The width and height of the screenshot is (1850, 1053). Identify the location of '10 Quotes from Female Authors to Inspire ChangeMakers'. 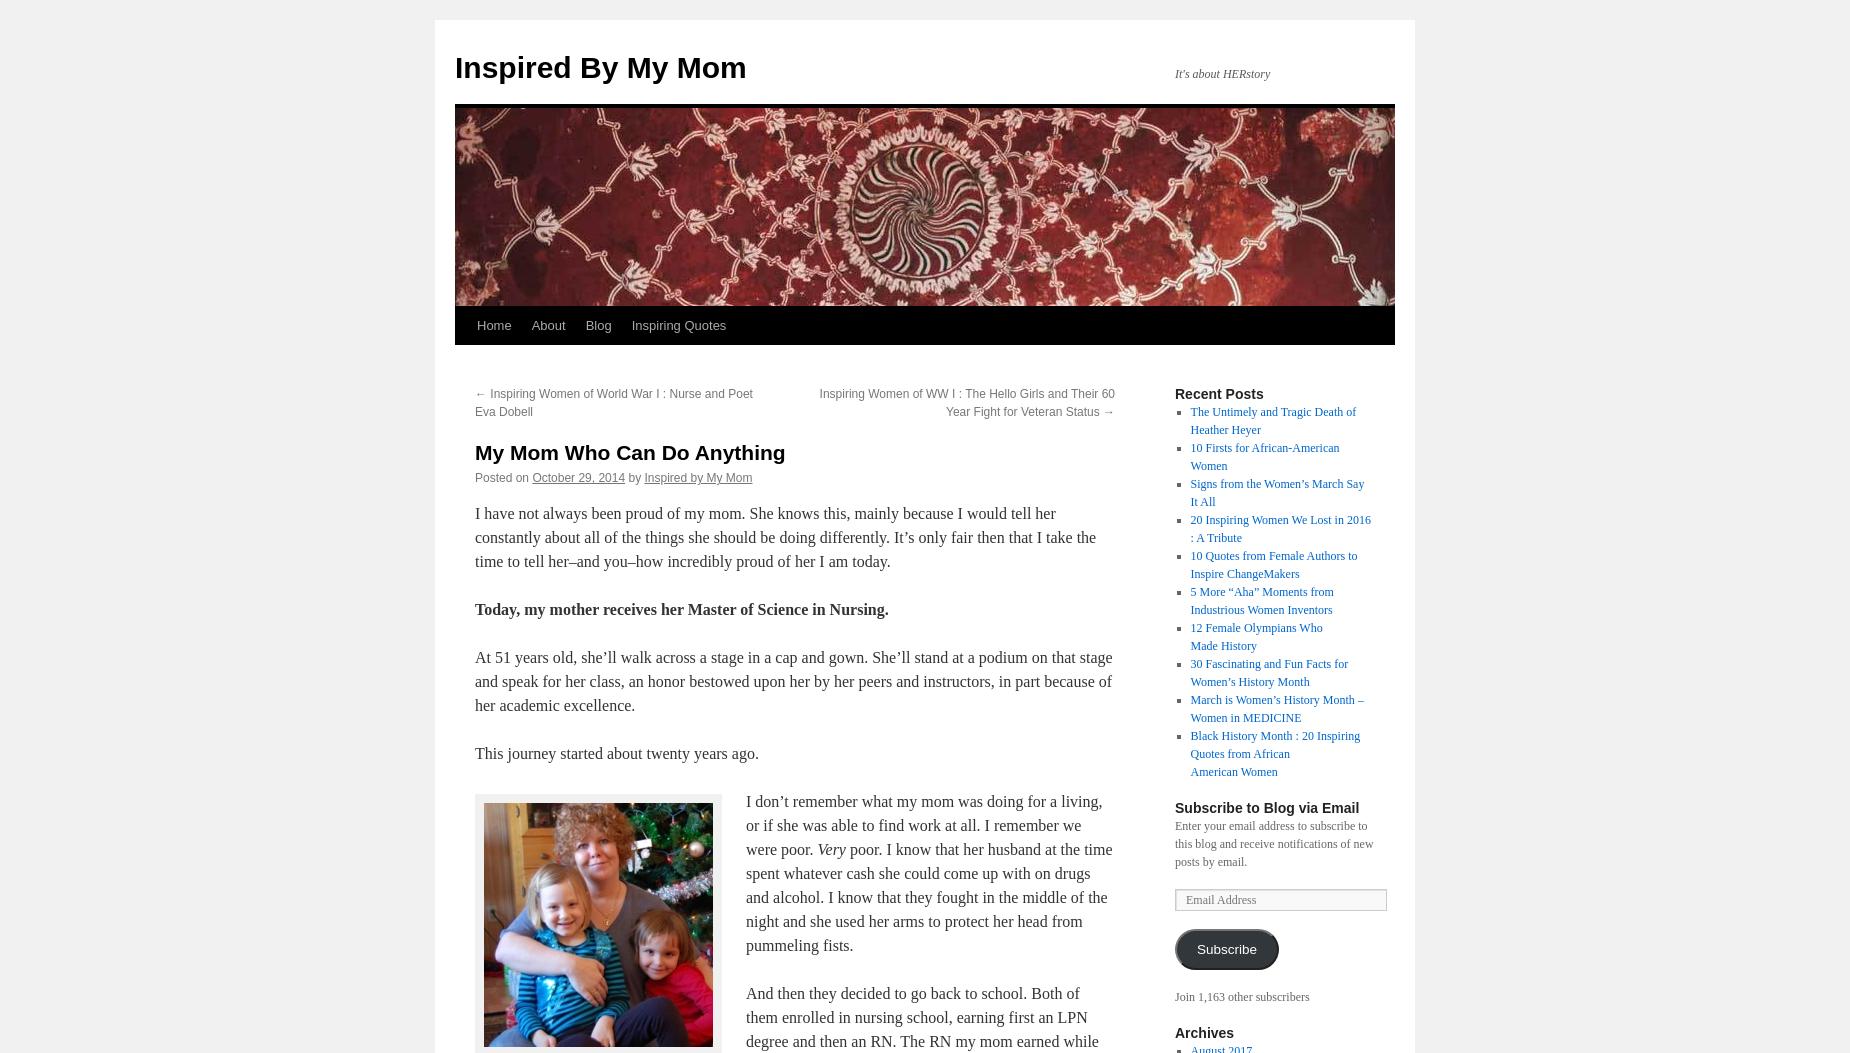
(1272, 564).